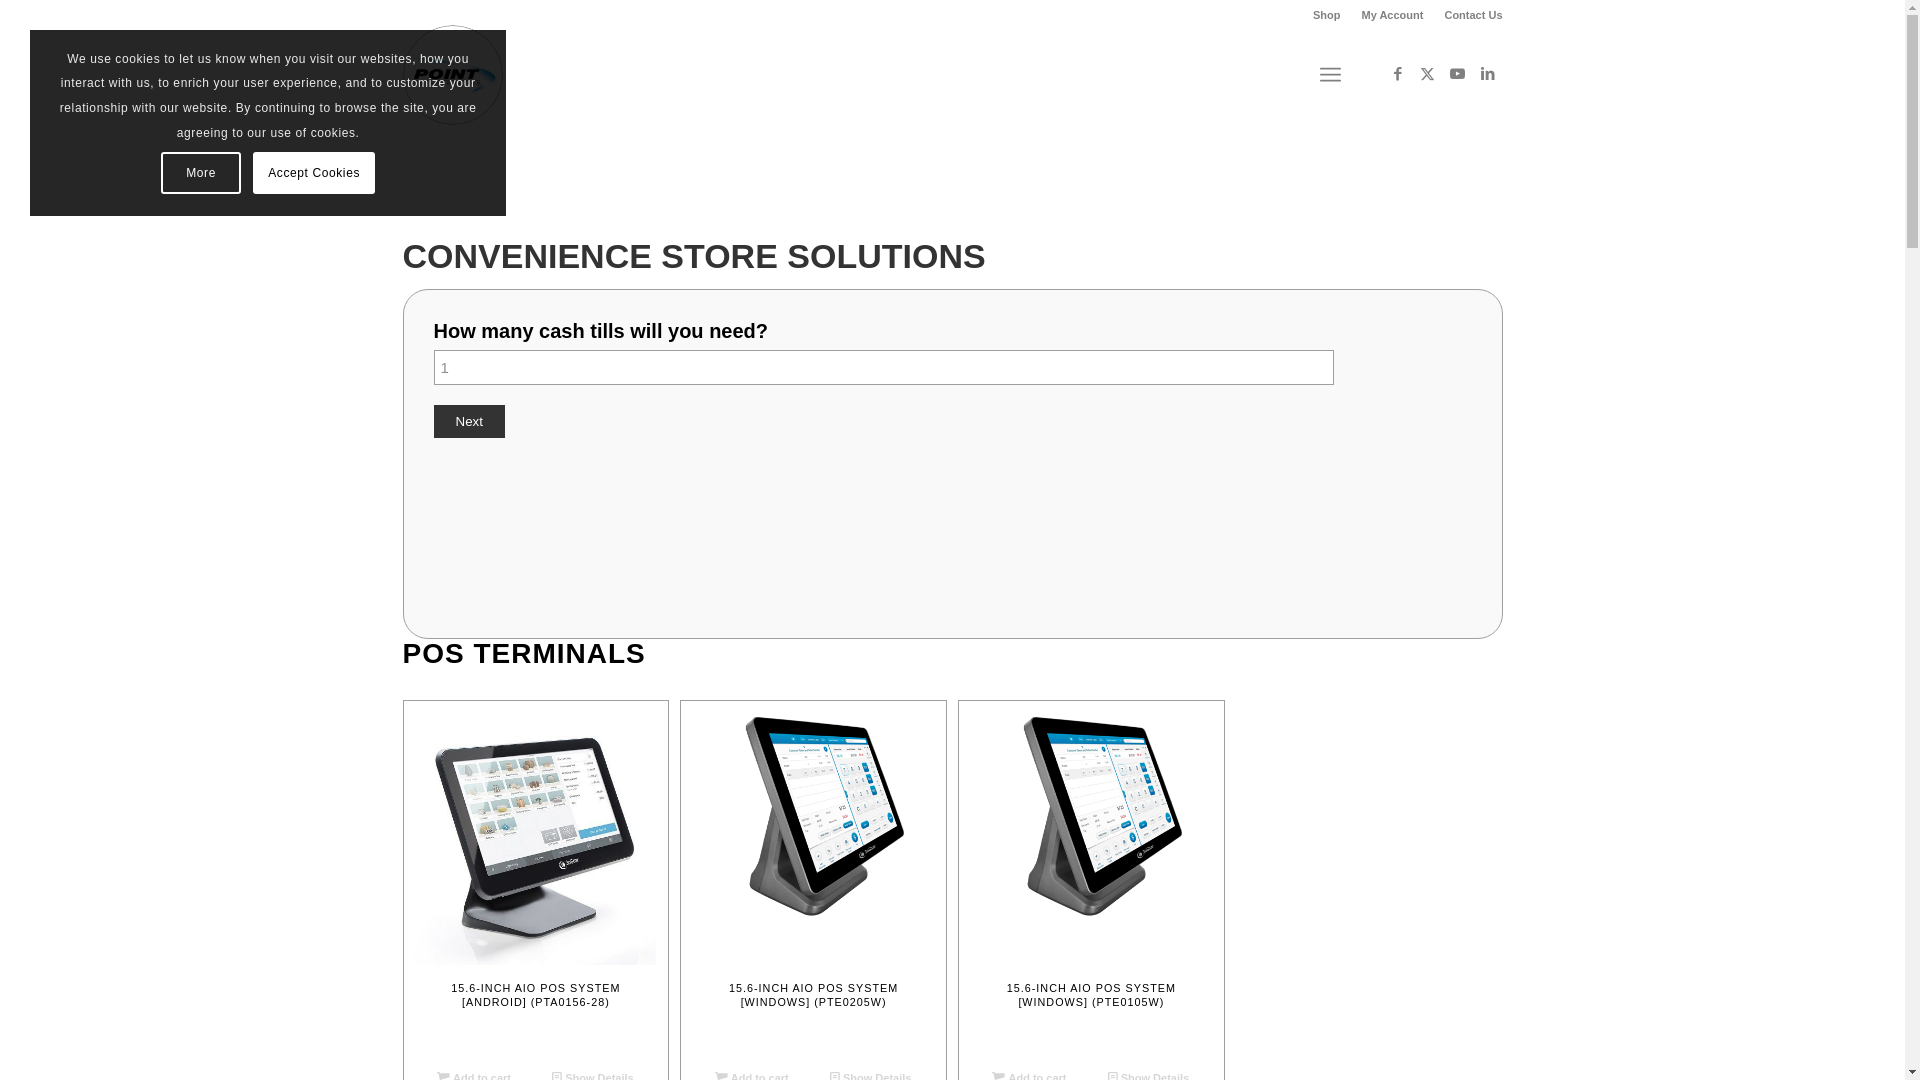 The height and width of the screenshot is (1080, 1920). Describe the element at coordinates (1457, 72) in the screenshot. I see `'Youtube'` at that location.